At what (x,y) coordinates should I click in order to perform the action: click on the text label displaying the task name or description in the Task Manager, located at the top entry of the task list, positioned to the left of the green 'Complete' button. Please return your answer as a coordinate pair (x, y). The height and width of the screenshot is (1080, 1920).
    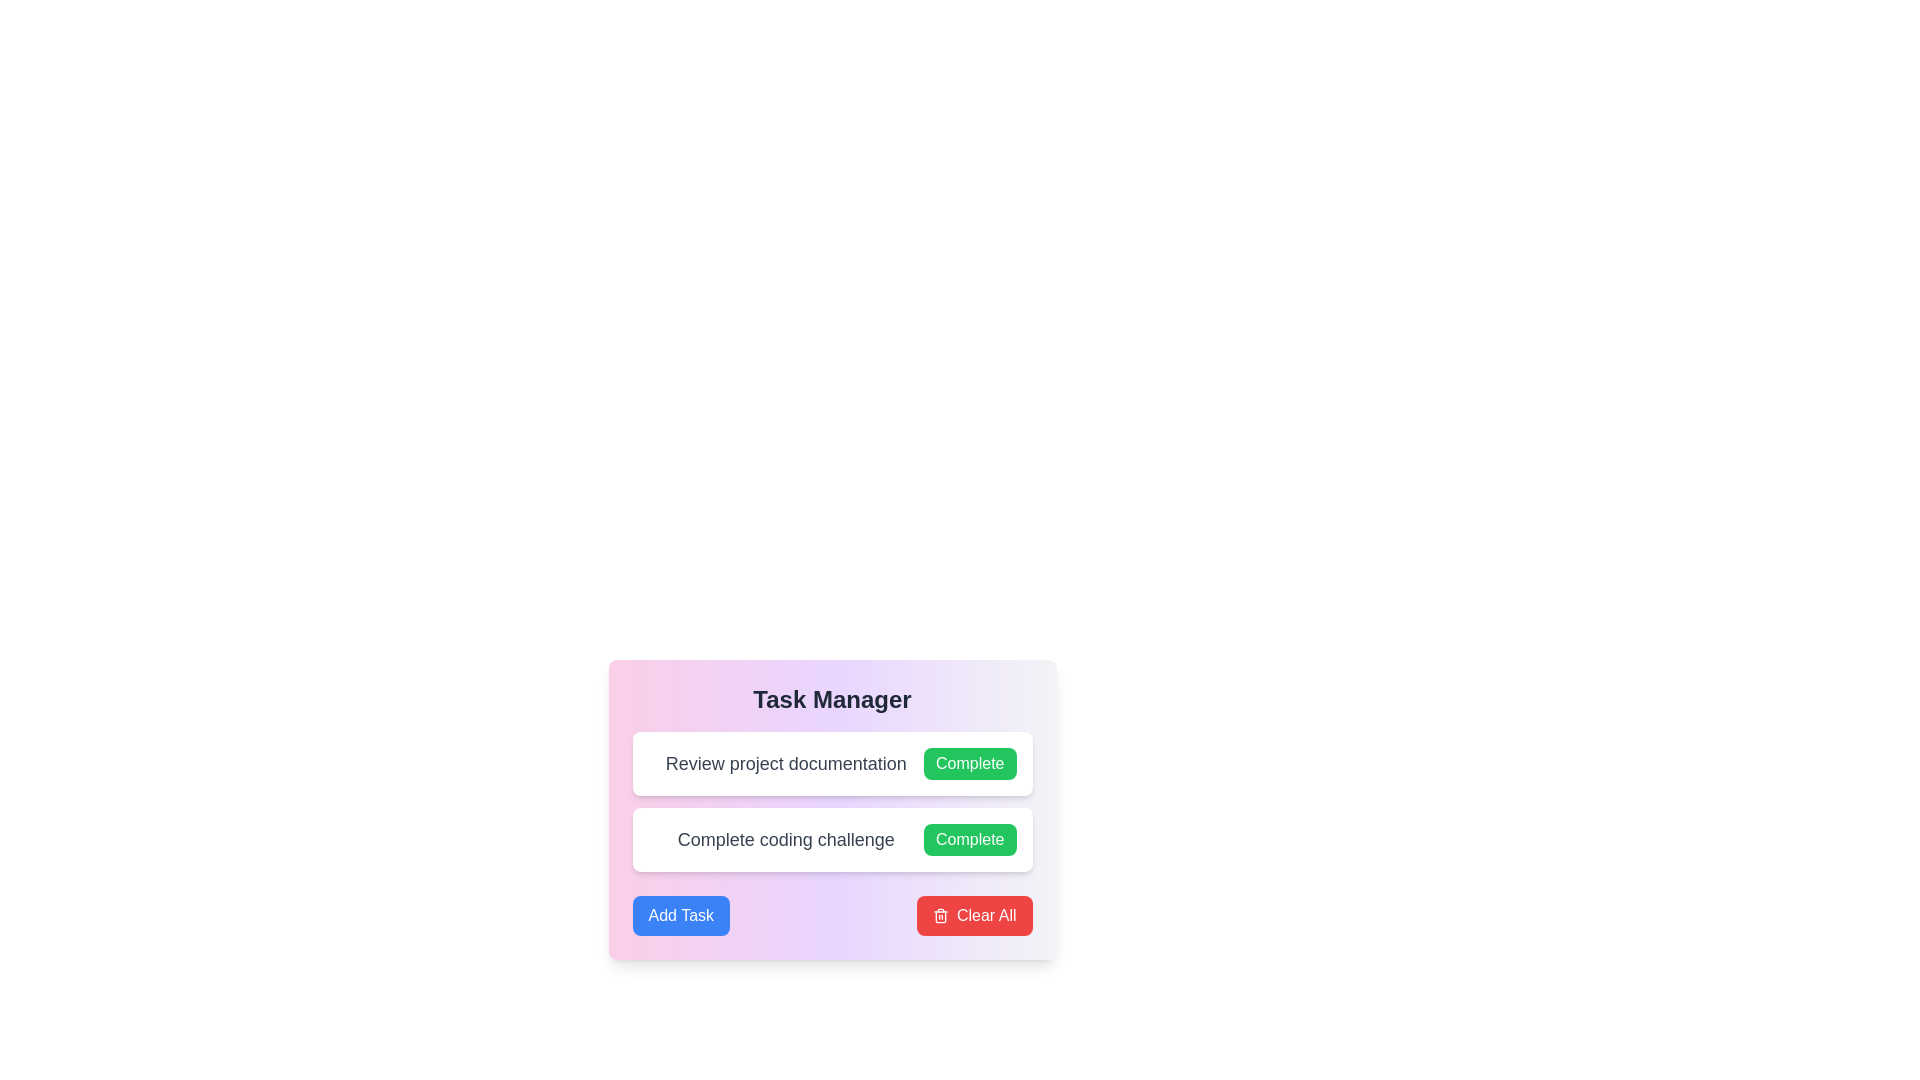
    Looking at the image, I should click on (785, 763).